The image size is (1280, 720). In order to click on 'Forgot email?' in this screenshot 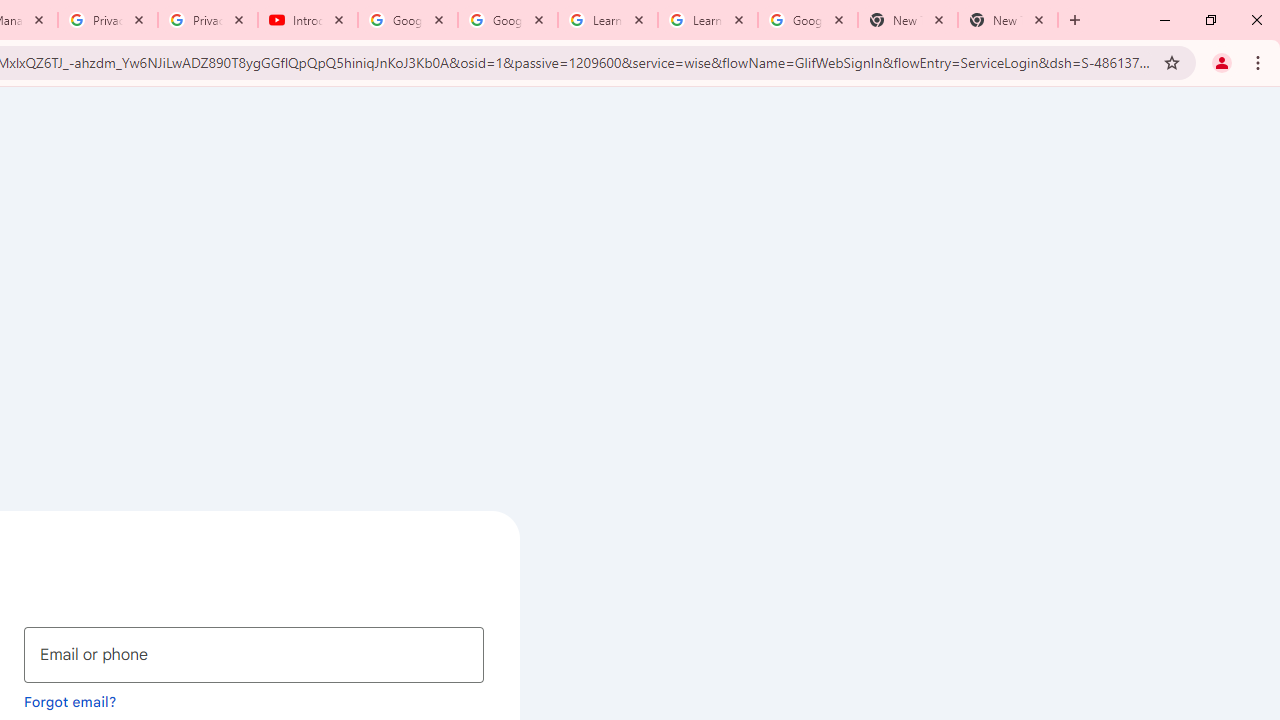, I will do `click(70, 700)`.